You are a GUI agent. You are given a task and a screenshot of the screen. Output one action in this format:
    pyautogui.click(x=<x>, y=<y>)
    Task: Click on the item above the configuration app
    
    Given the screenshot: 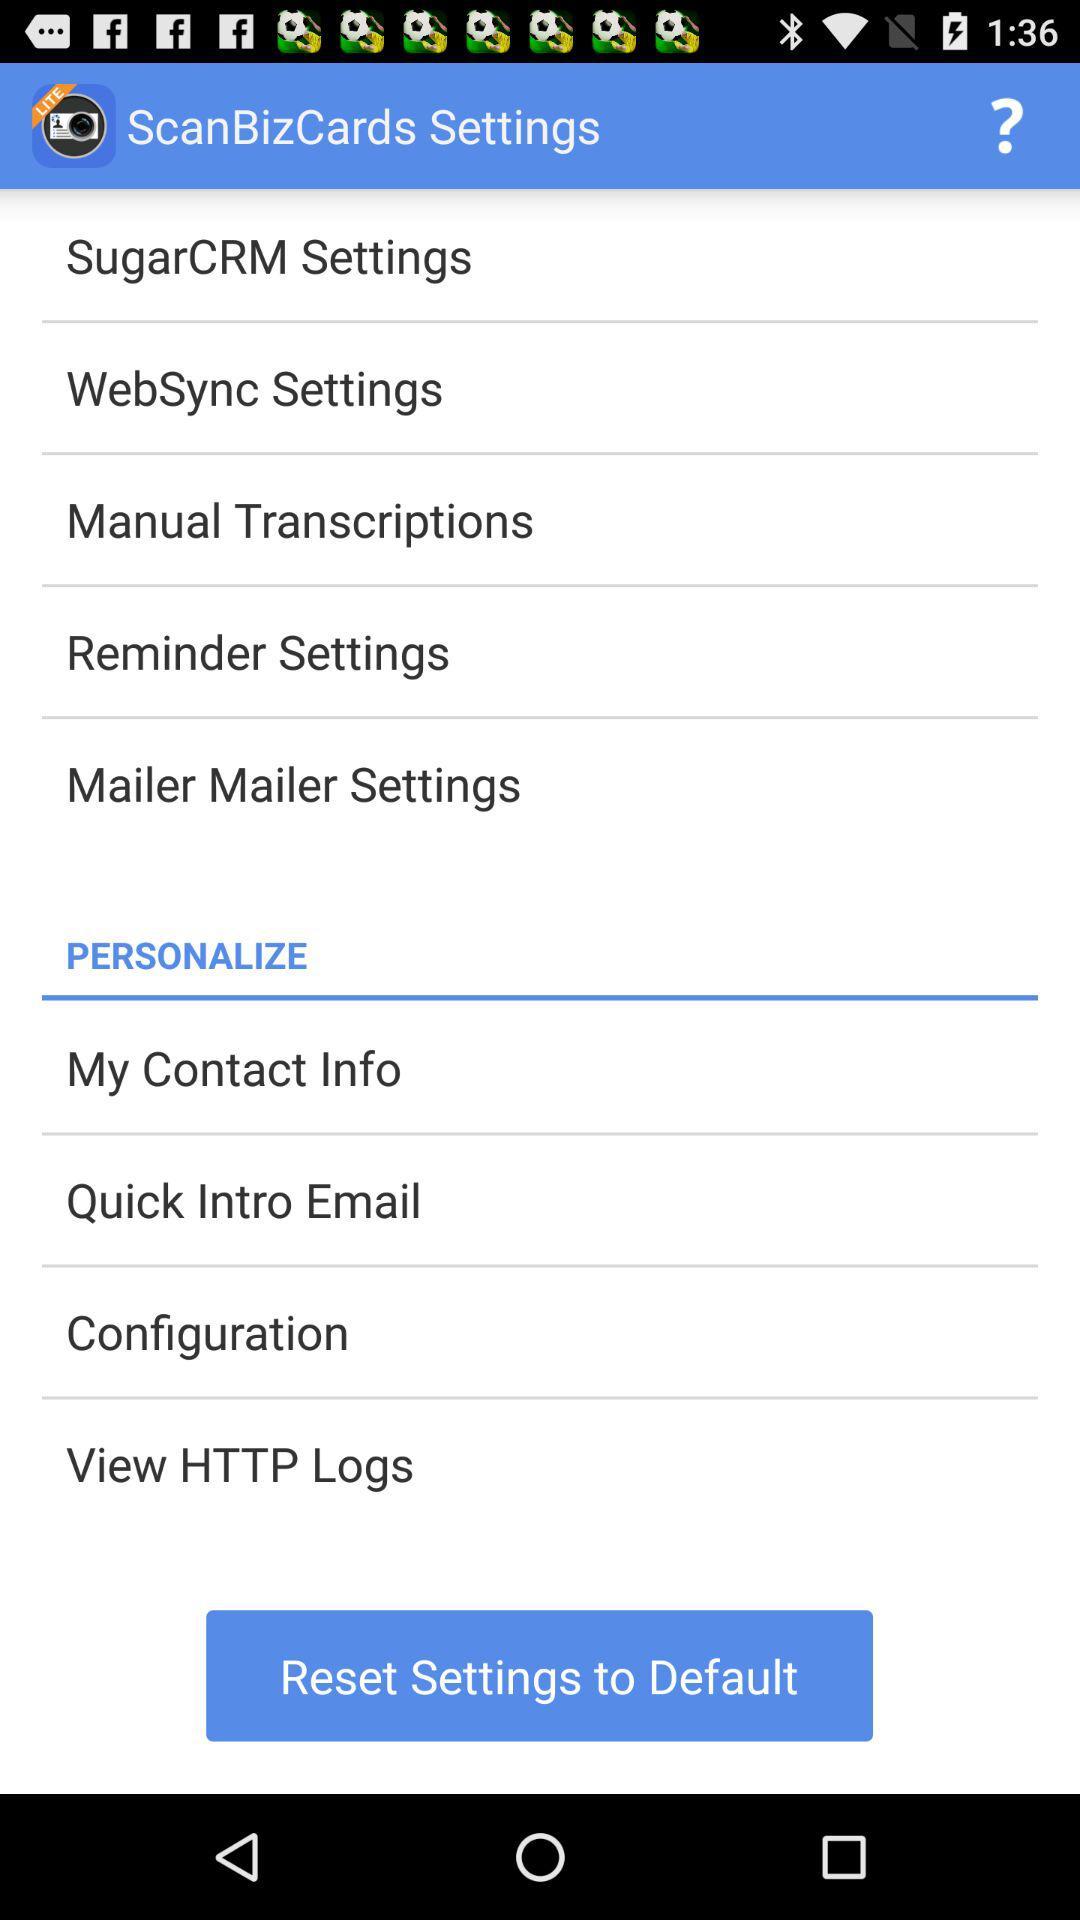 What is the action you would take?
    pyautogui.click(x=551, y=1199)
    